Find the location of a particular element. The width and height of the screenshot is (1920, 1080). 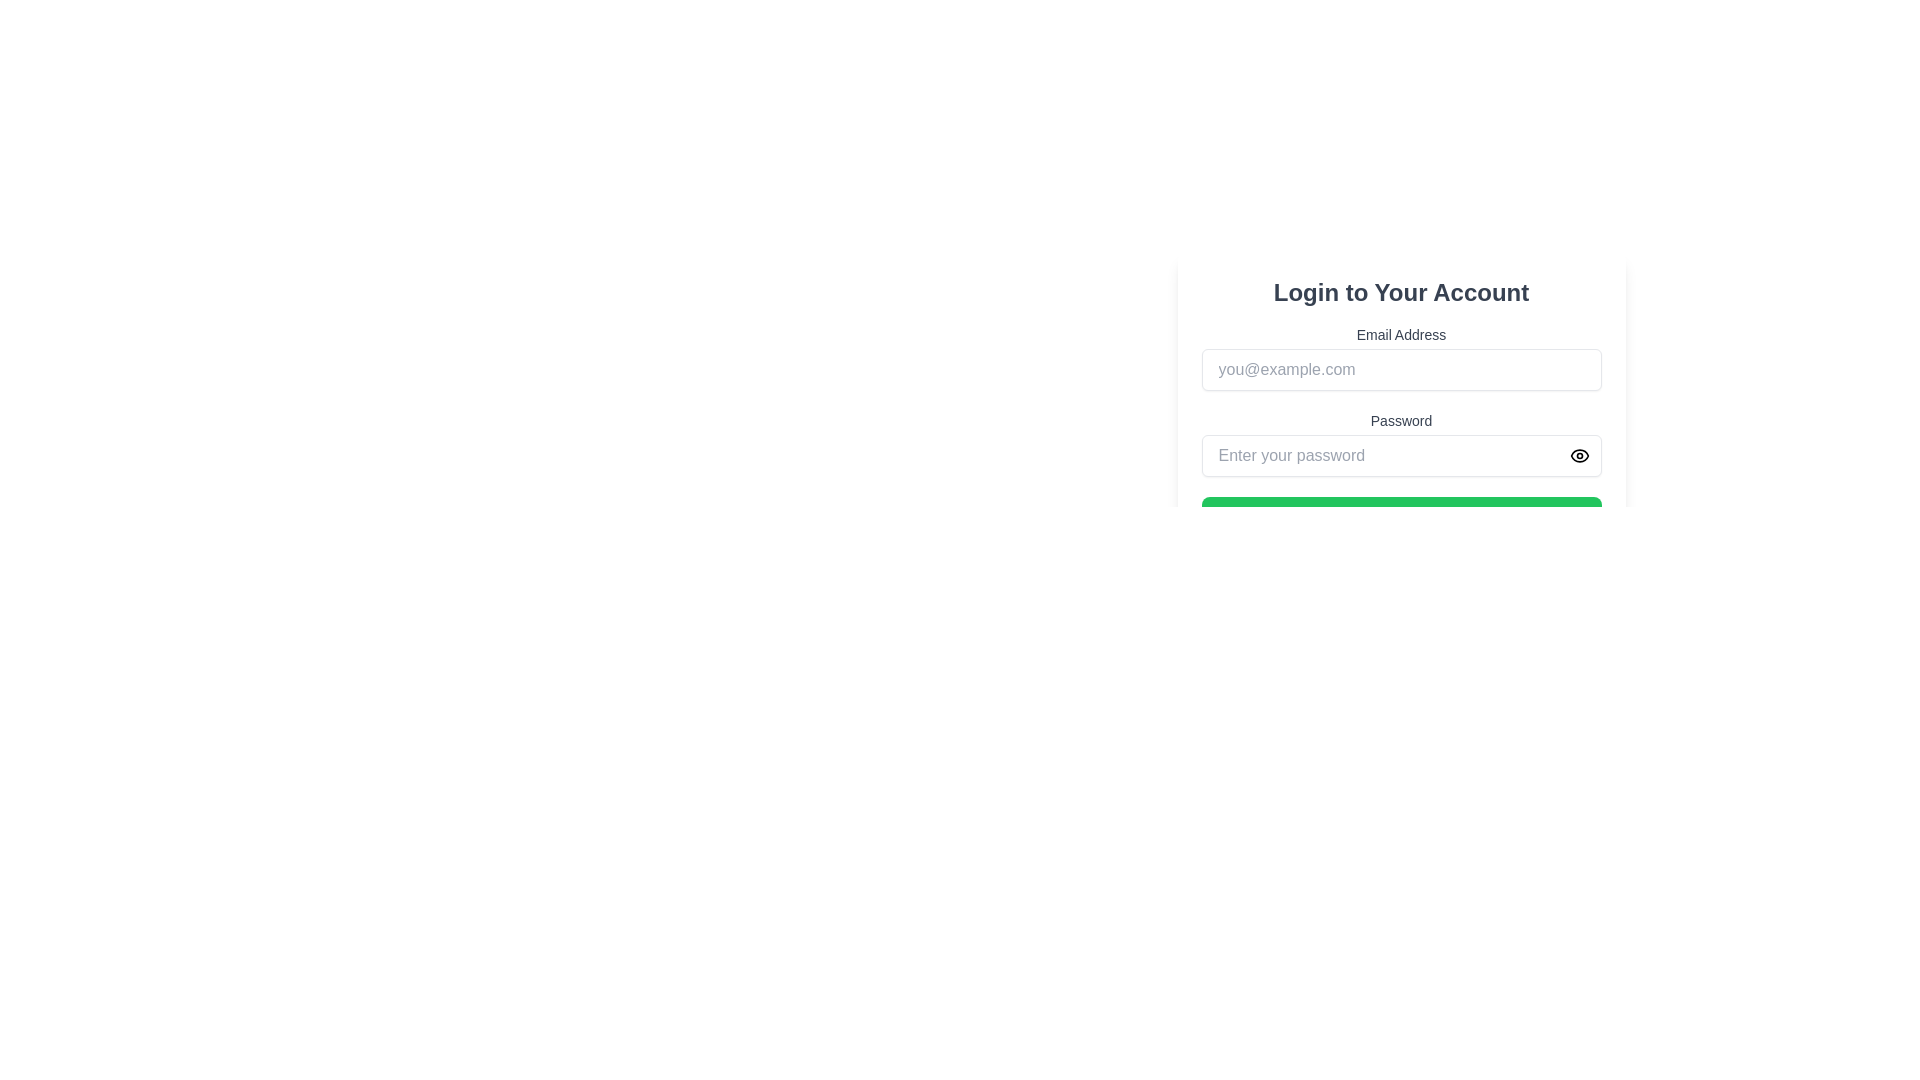

the password label that identifies the associated password input field in the login form, positioned below the 'Email Address' label and above the password input box is located at coordinates (1400, 419).